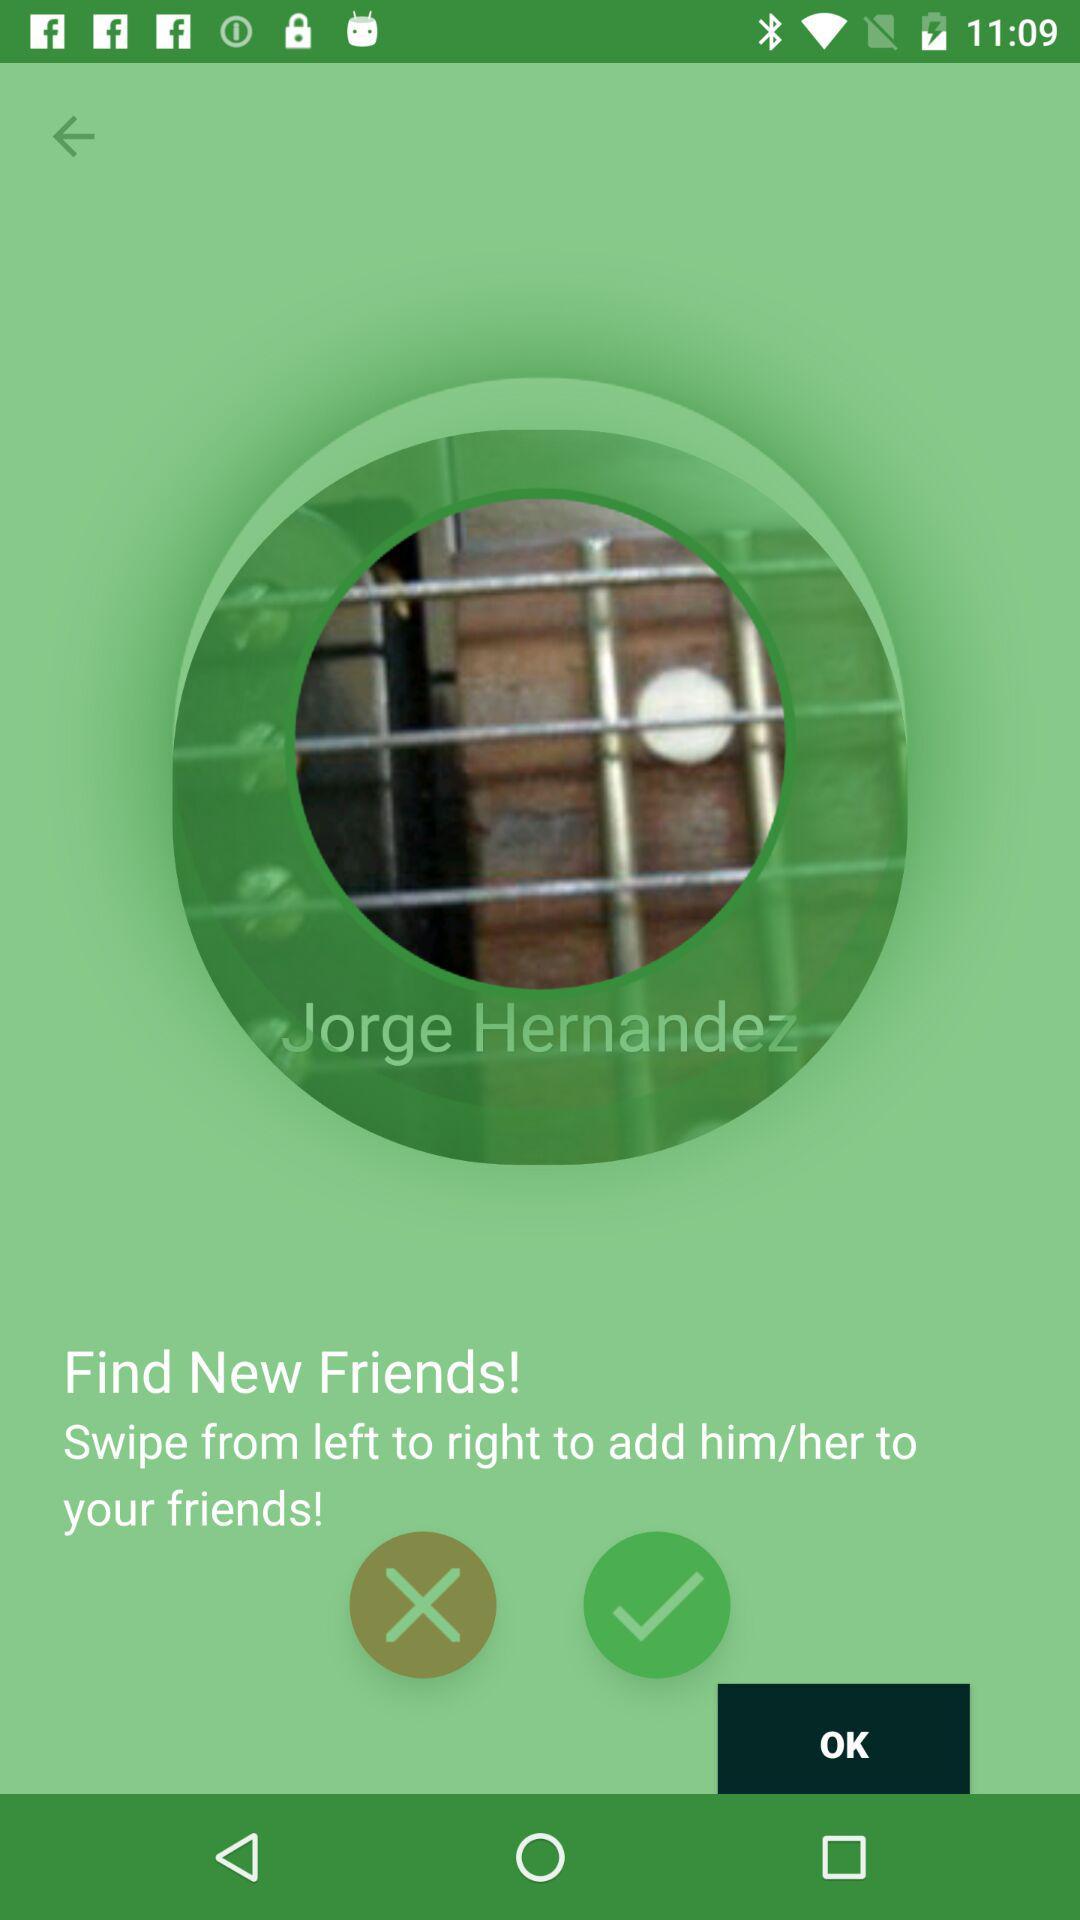 The image size is (1080, 1920). What do you see at coordinates (540, 796) in the screenshot?
I see `the image above find new friends` at bounding box center [540, 796].